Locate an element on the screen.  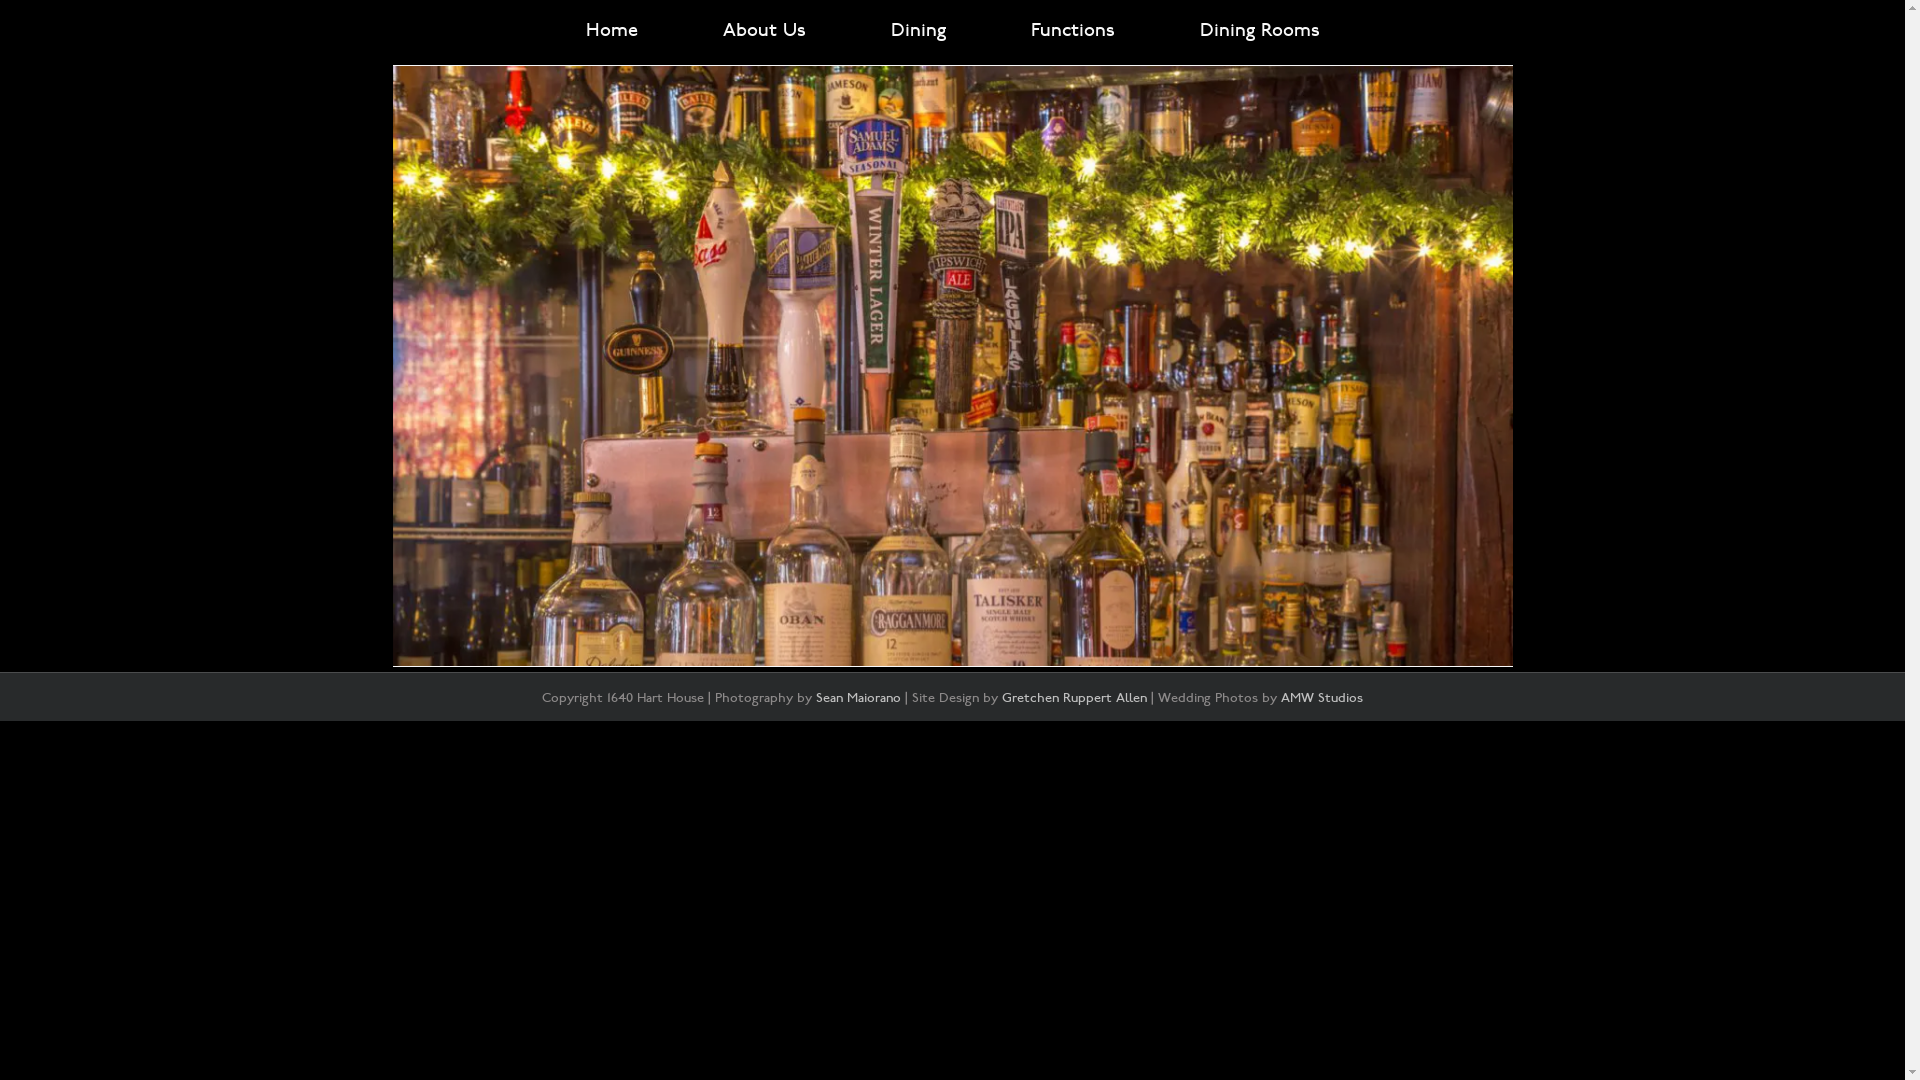
'Gretchen Ruppert Allen' is located at coordinates (1073, 697).